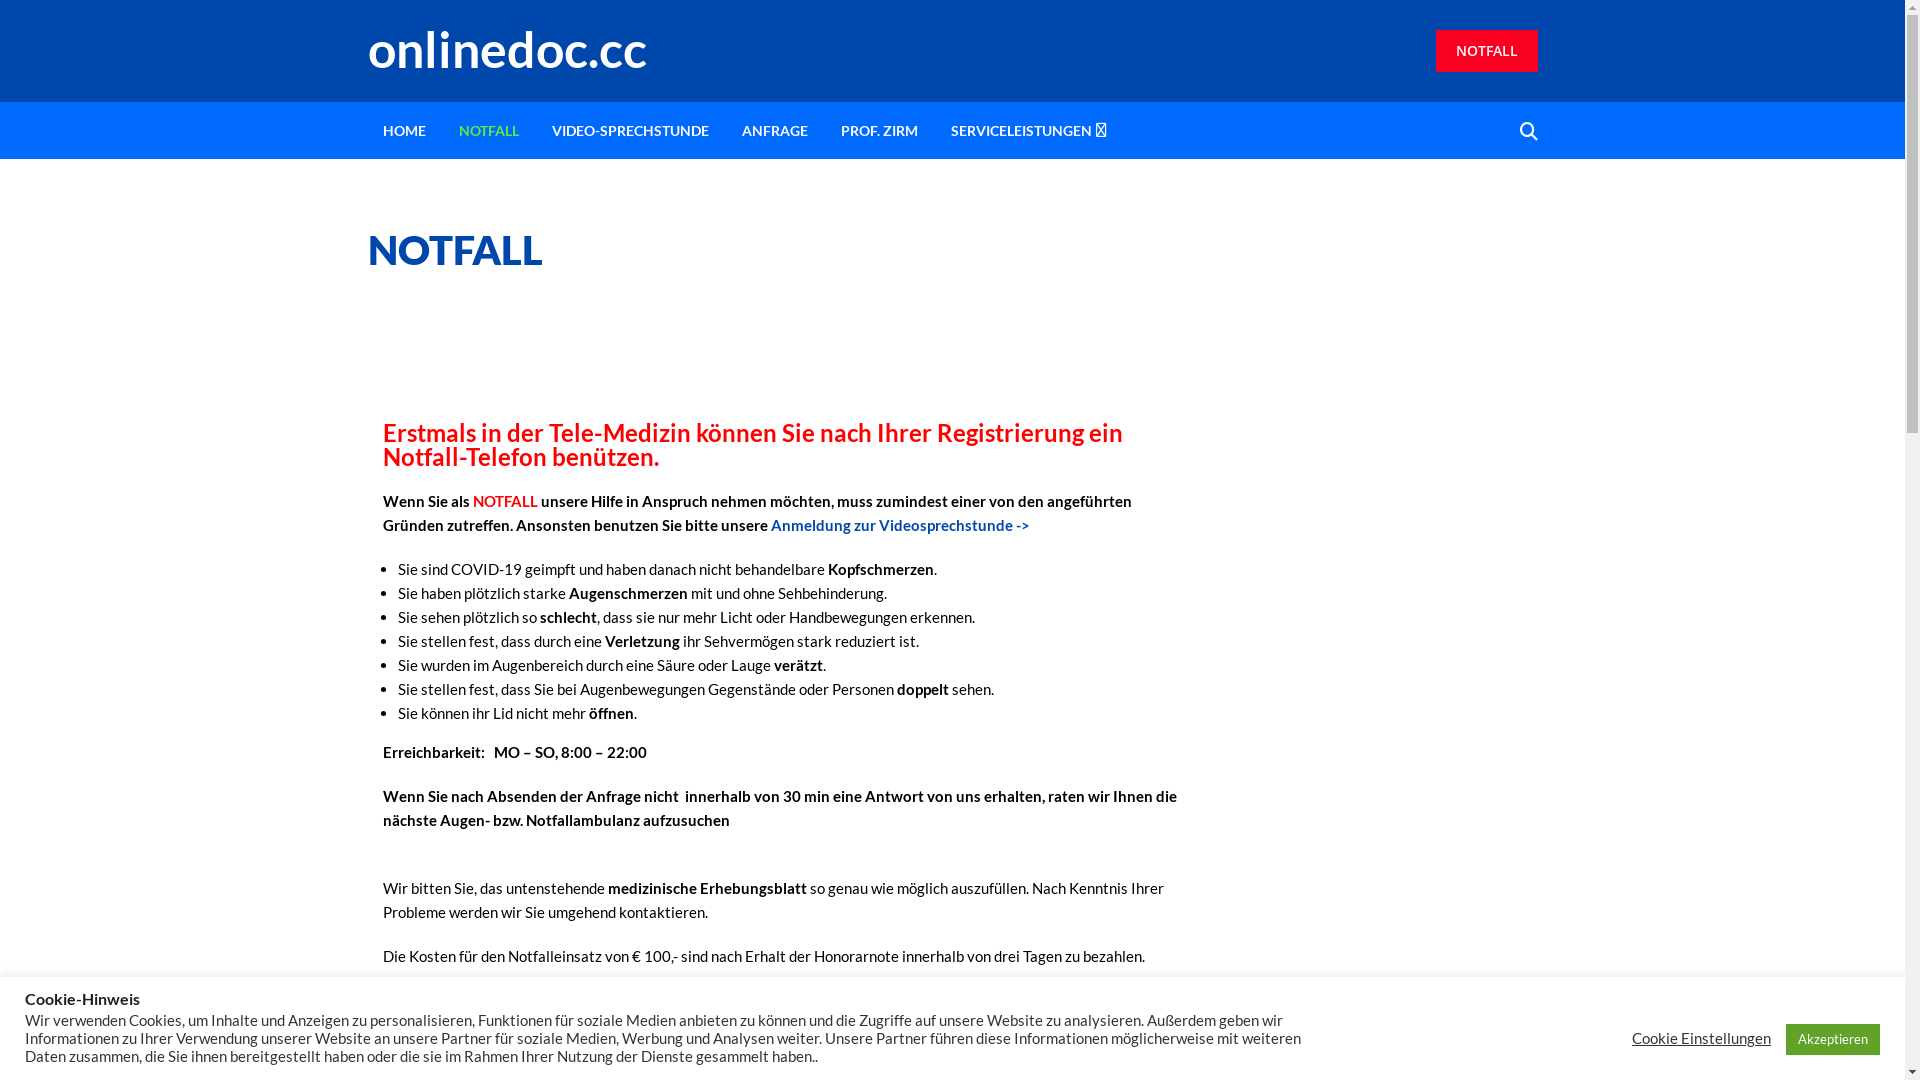  What do you see at coordinates (1021, 130) in the screenshot?
I see `'SERVICELEISTUNGEN'` at bounding box center [1021, 130].